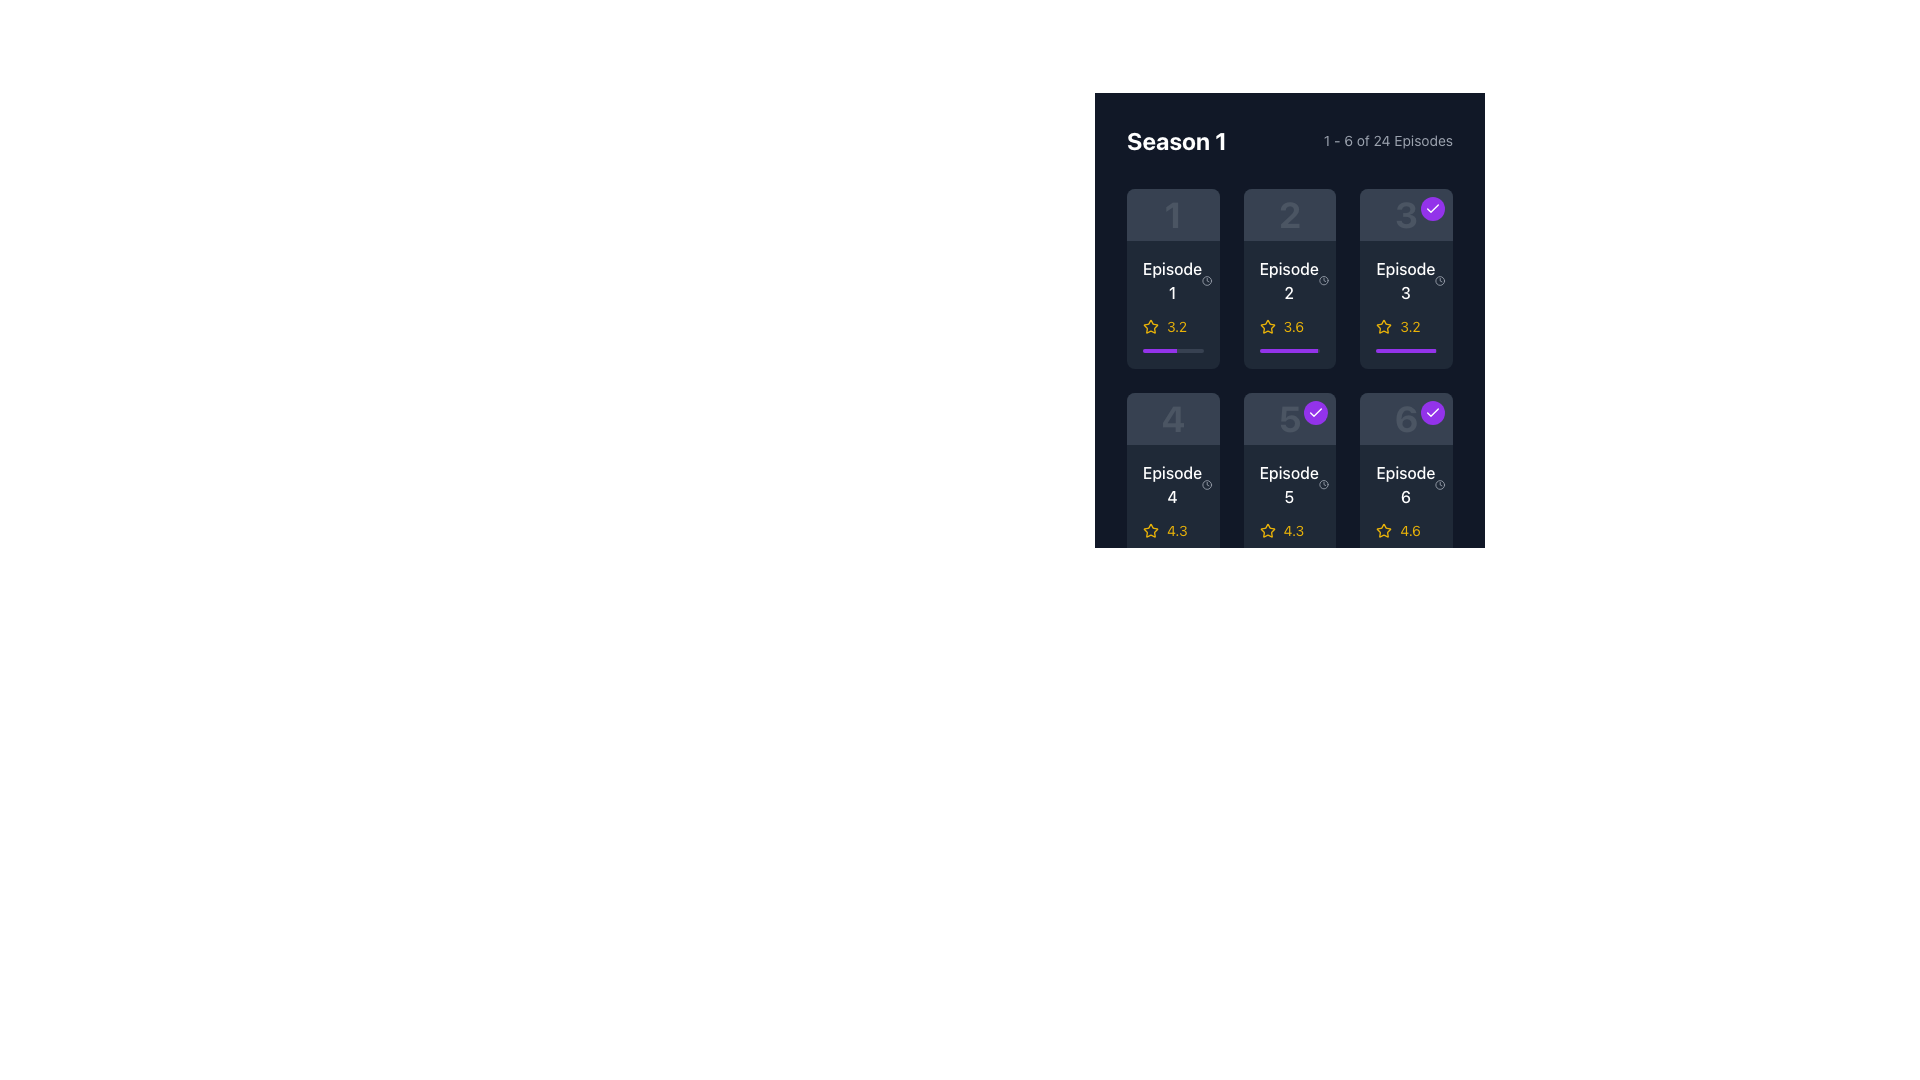  What do you see at coordinates (1290, 350) in the screenshot?
I see `the horizontal progress indicator with a dark gray background and a filled purple segment located at the bottom part of the card for Episode 2 in the second column of the upper row within the grid of episodes` at bounding box center [1290, 350].